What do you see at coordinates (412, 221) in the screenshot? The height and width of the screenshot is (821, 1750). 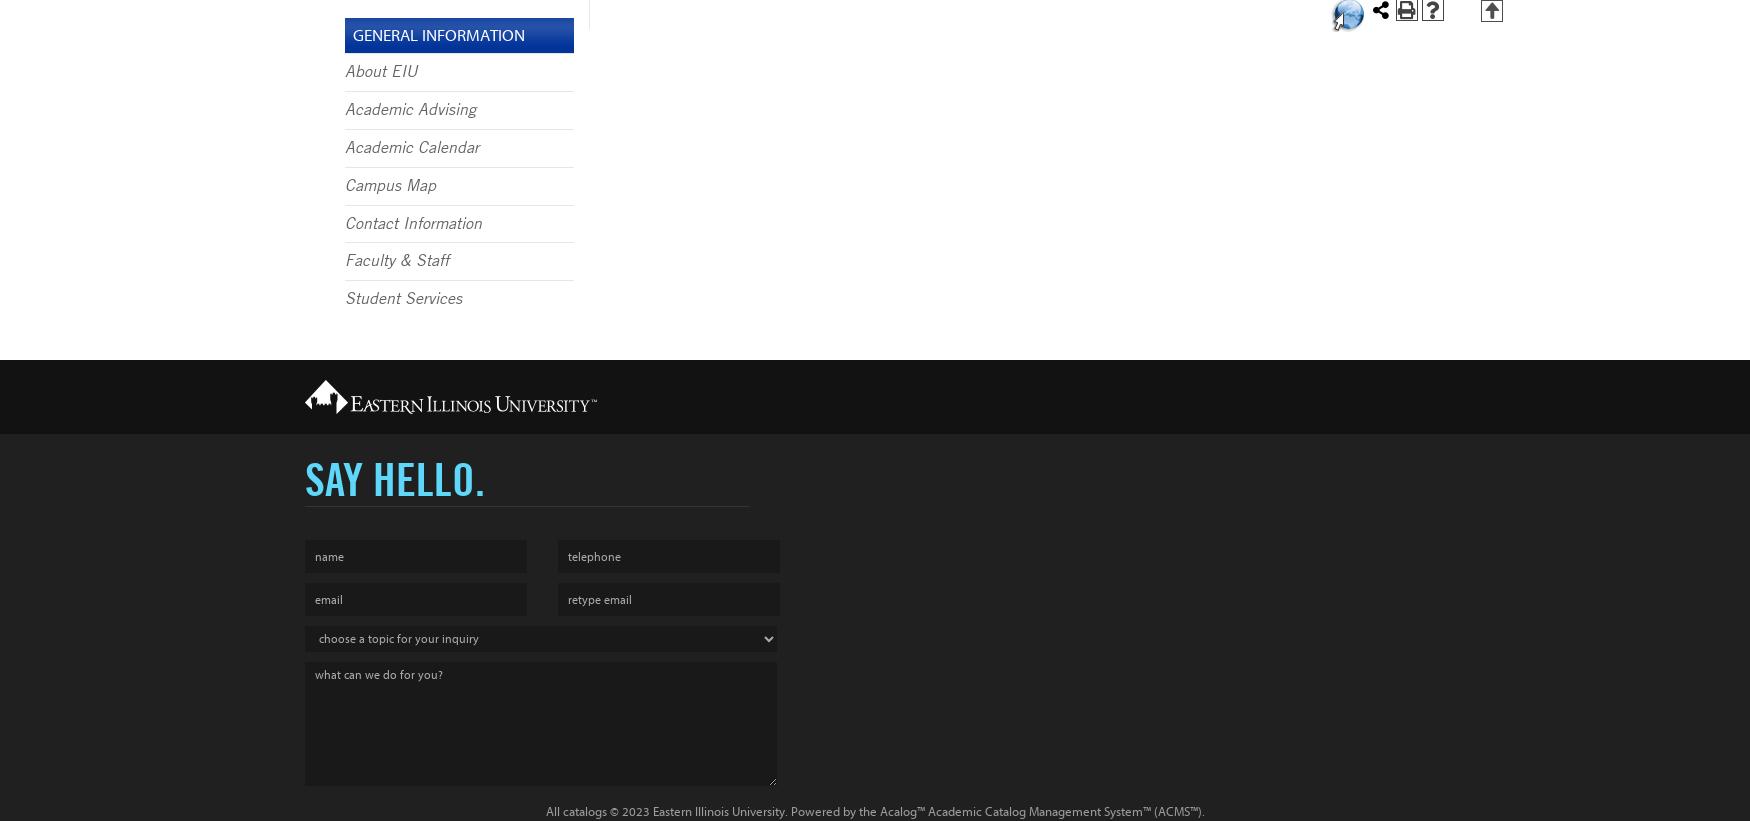 I see `'Contact Information'` at bounding box center [412, 221].